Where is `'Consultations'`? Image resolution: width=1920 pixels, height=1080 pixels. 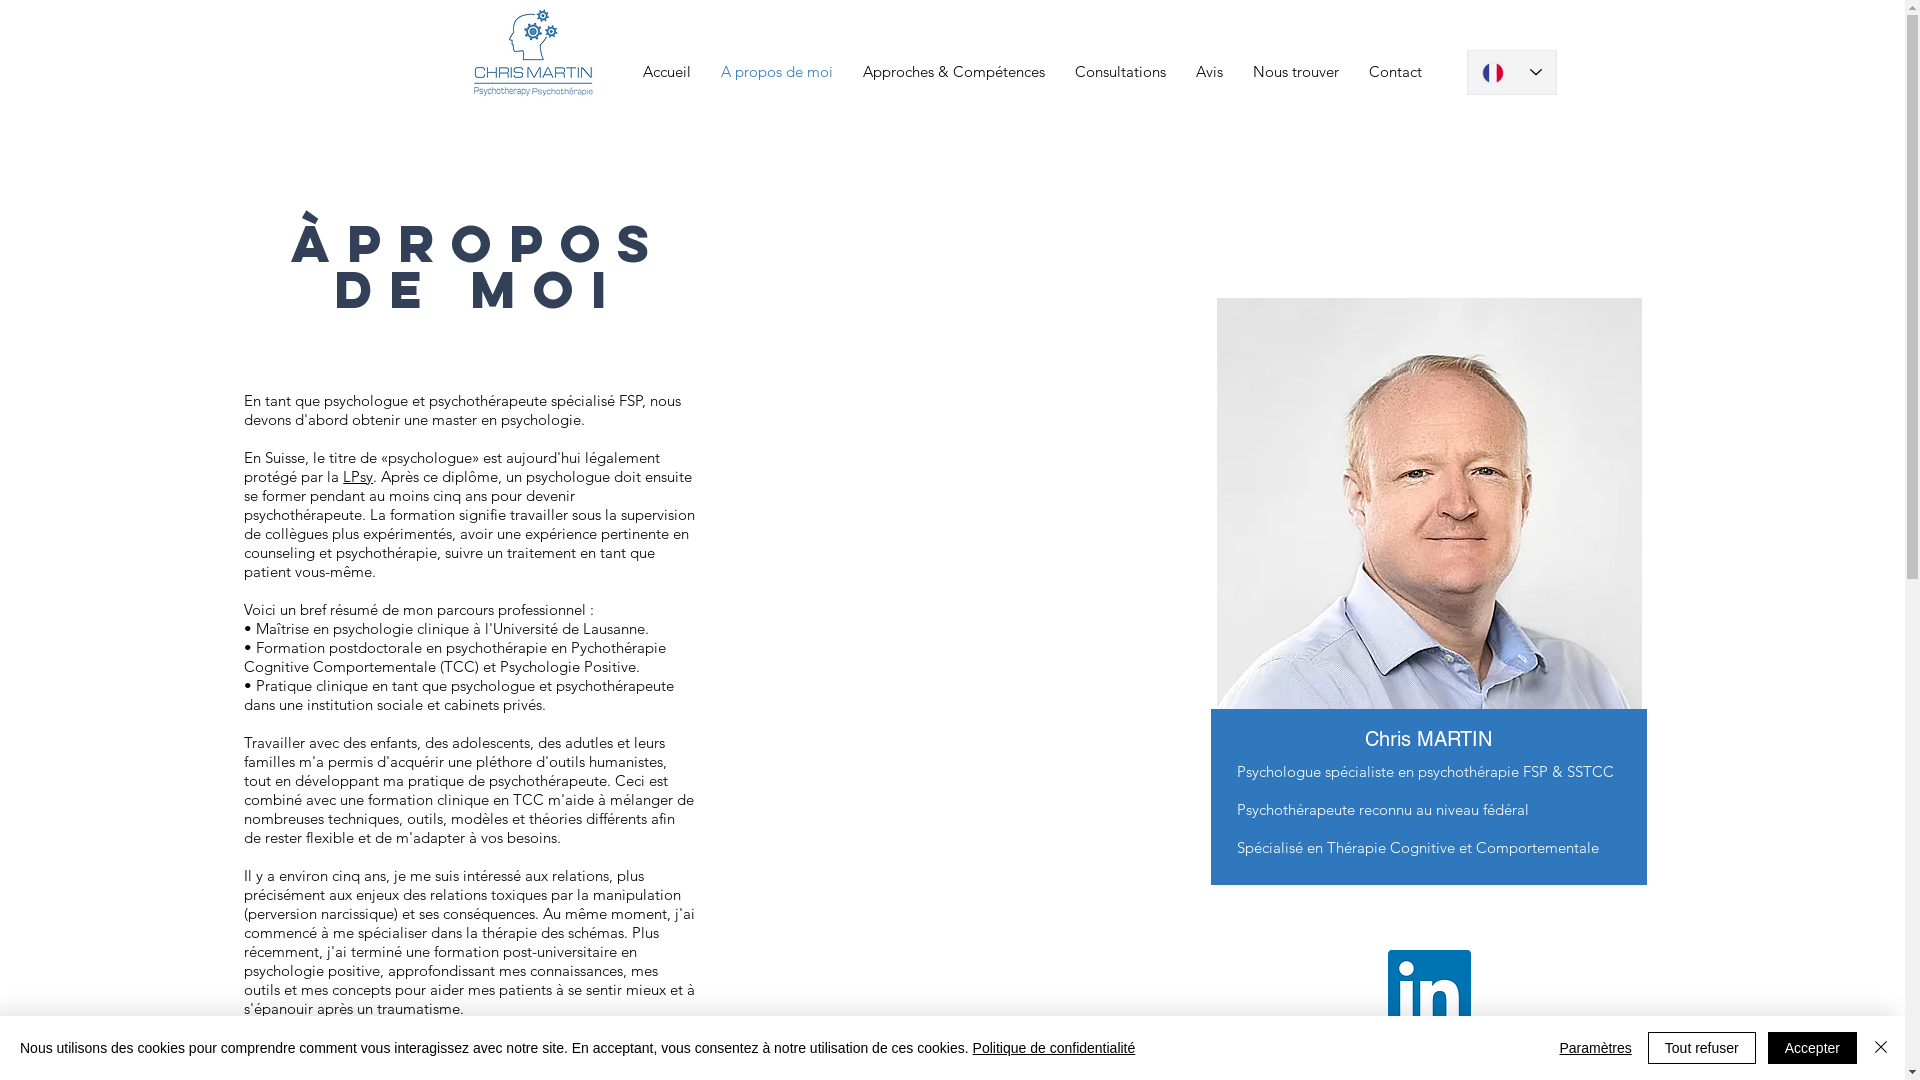
'Consultations' is located at coordinates (1120, 71).